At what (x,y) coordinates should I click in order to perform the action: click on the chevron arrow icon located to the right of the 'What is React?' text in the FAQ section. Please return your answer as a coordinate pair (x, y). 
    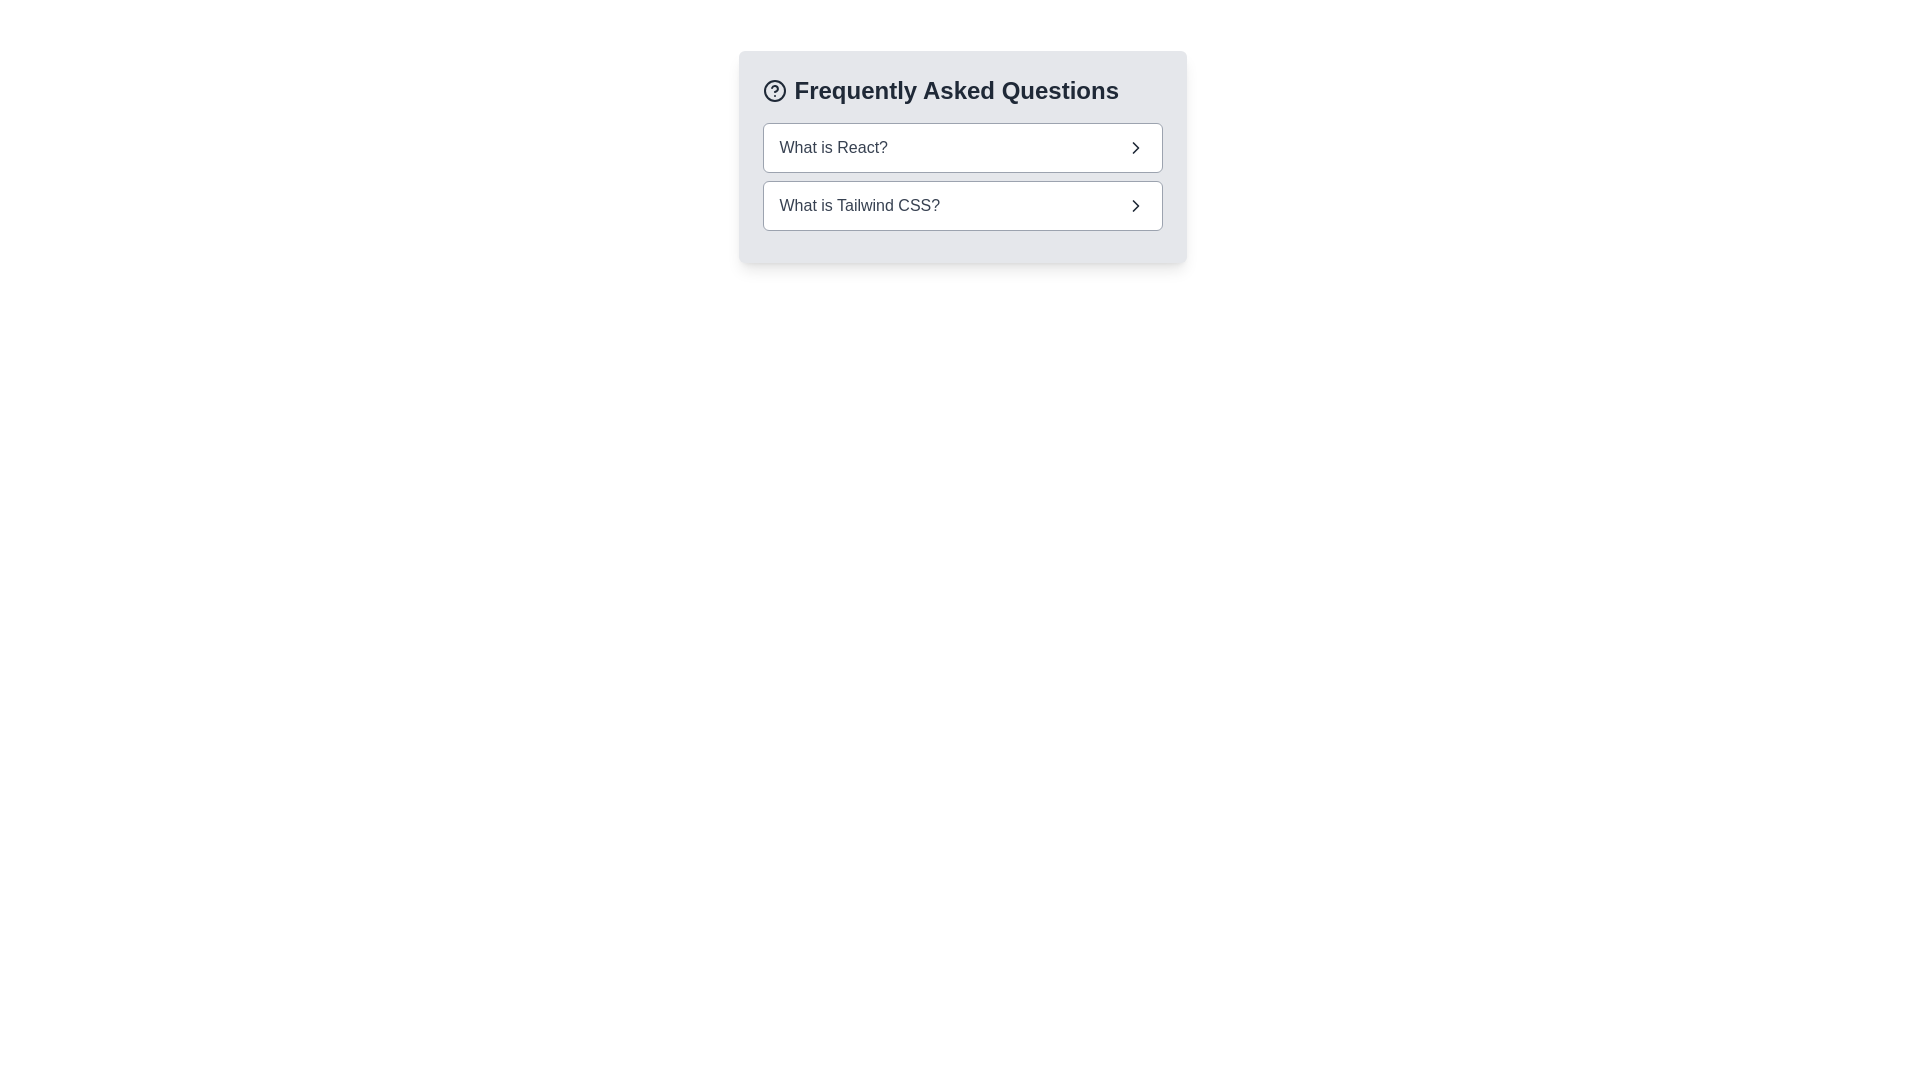
    Looking at the image, I should click on (1135, 146).